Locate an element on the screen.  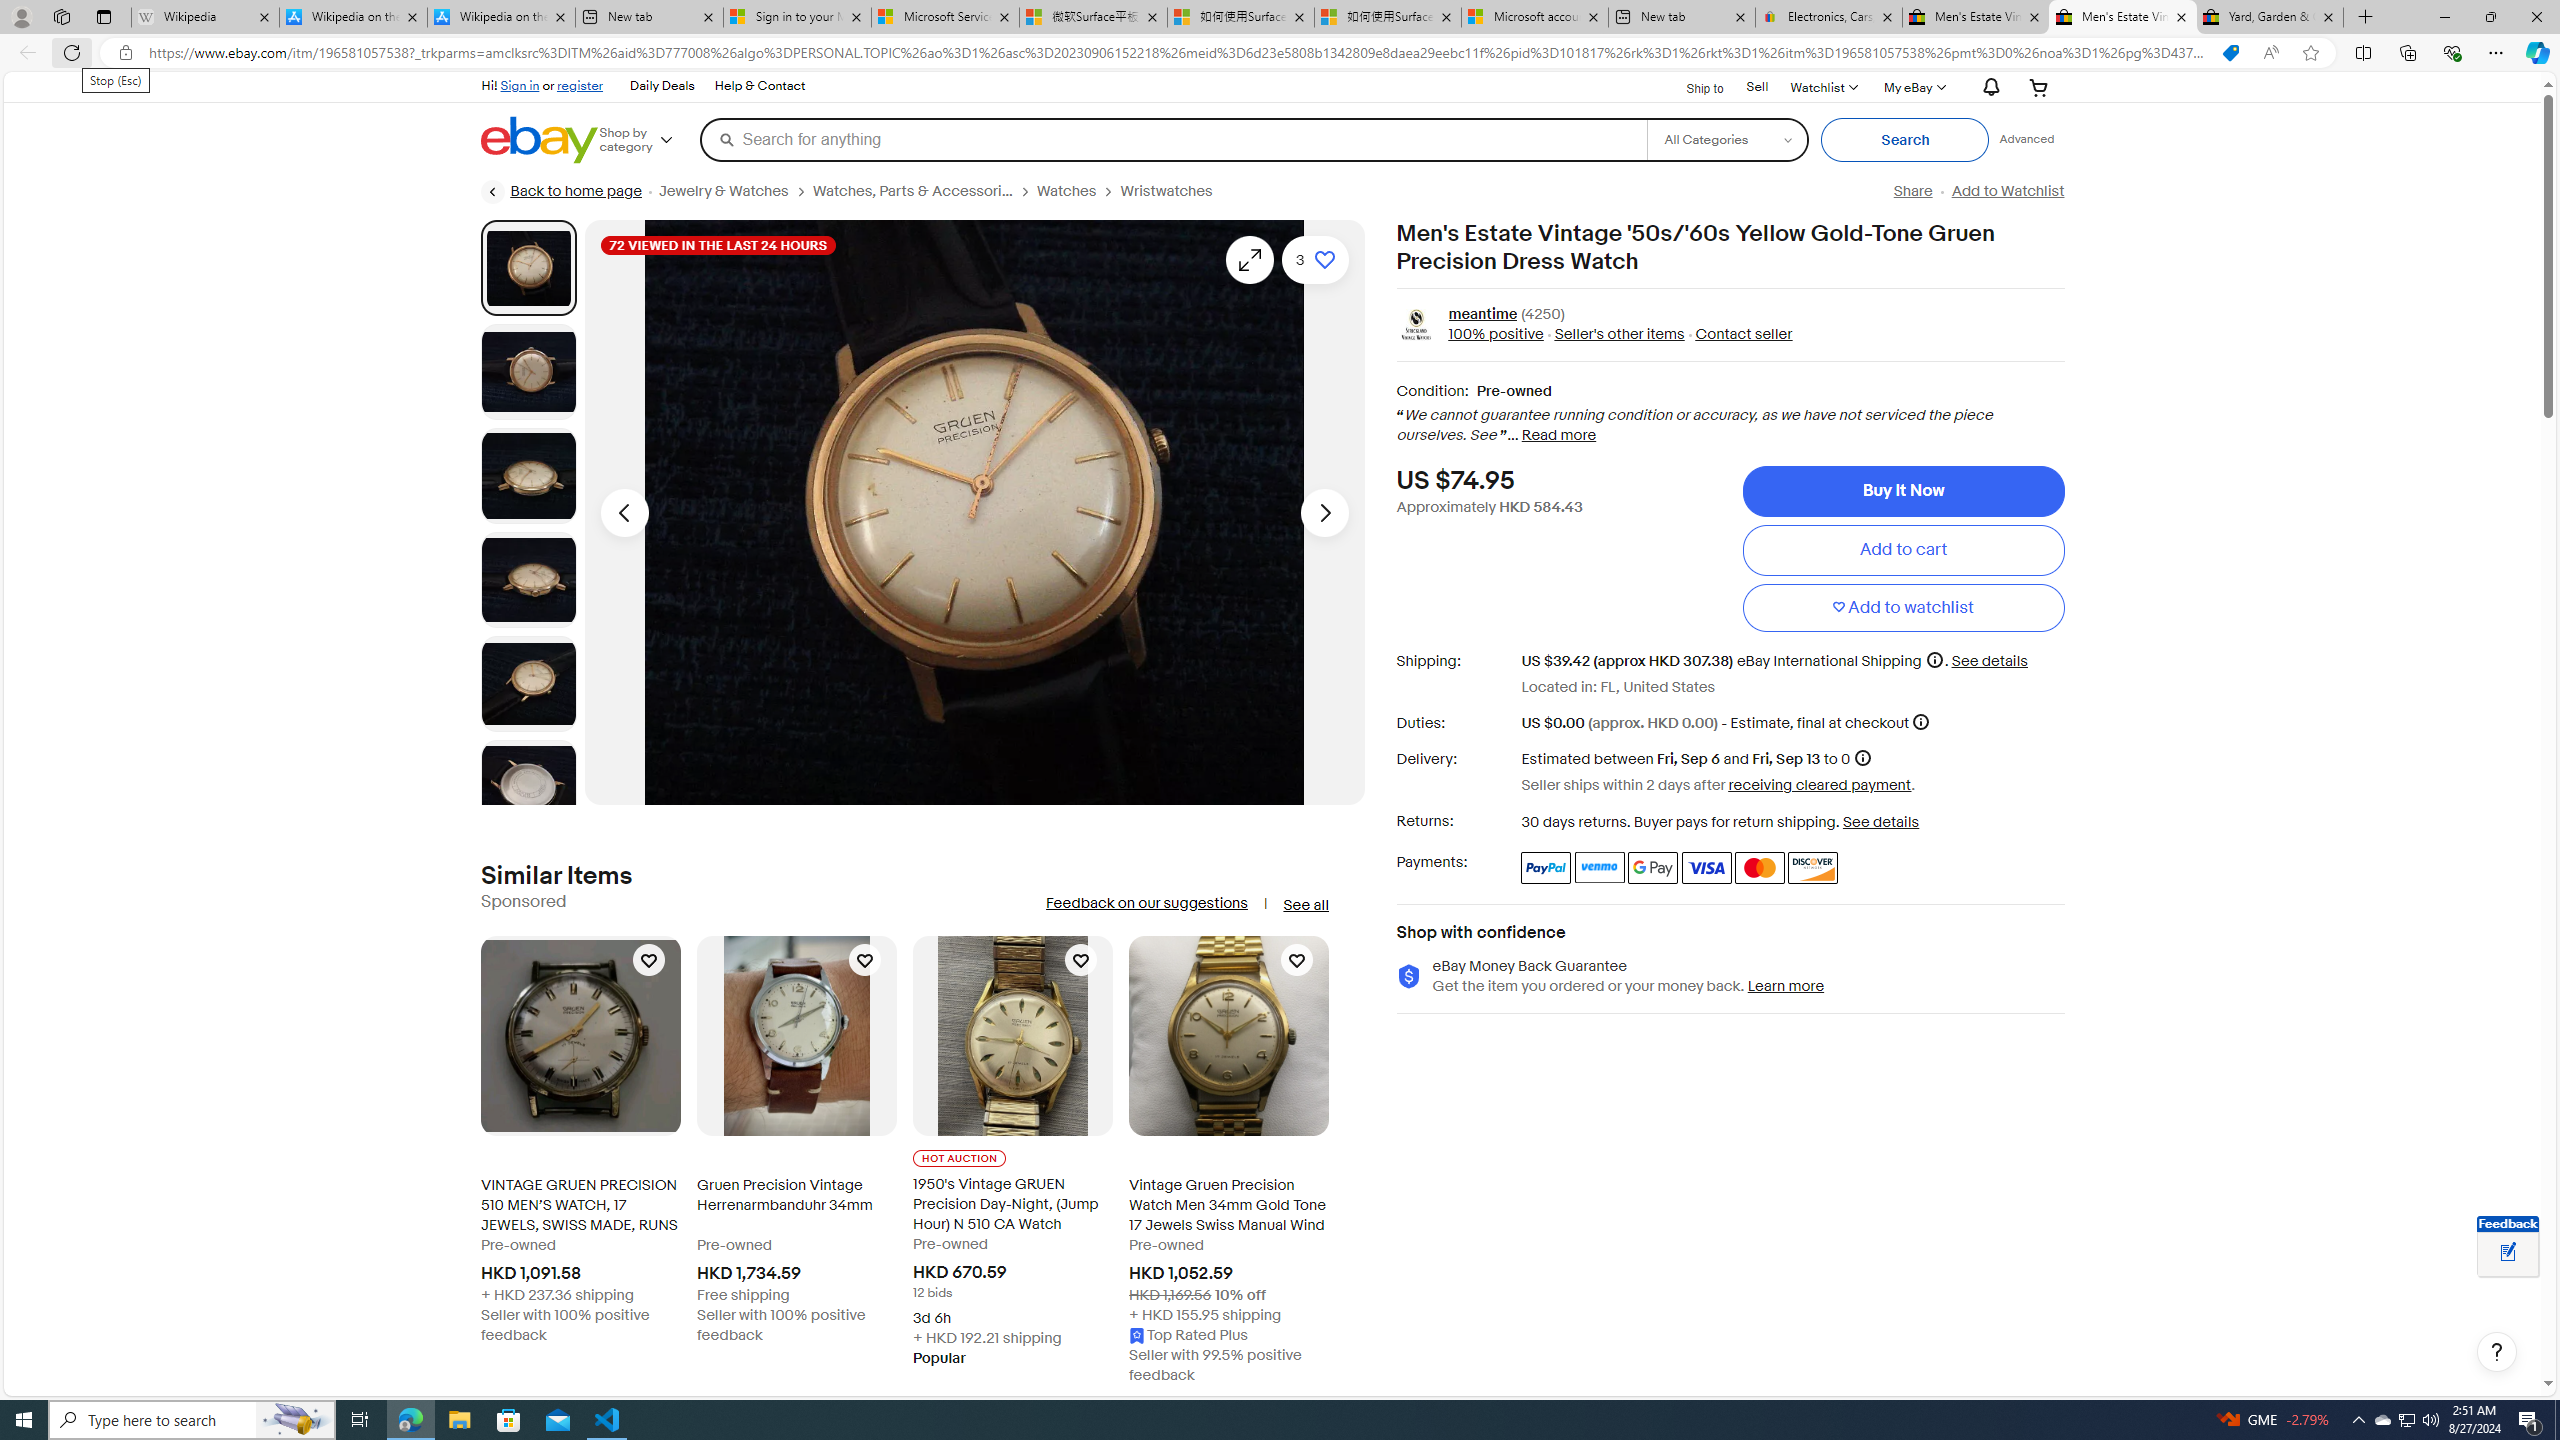
'Opens image gallery' is located at coordinates (1250, 258).